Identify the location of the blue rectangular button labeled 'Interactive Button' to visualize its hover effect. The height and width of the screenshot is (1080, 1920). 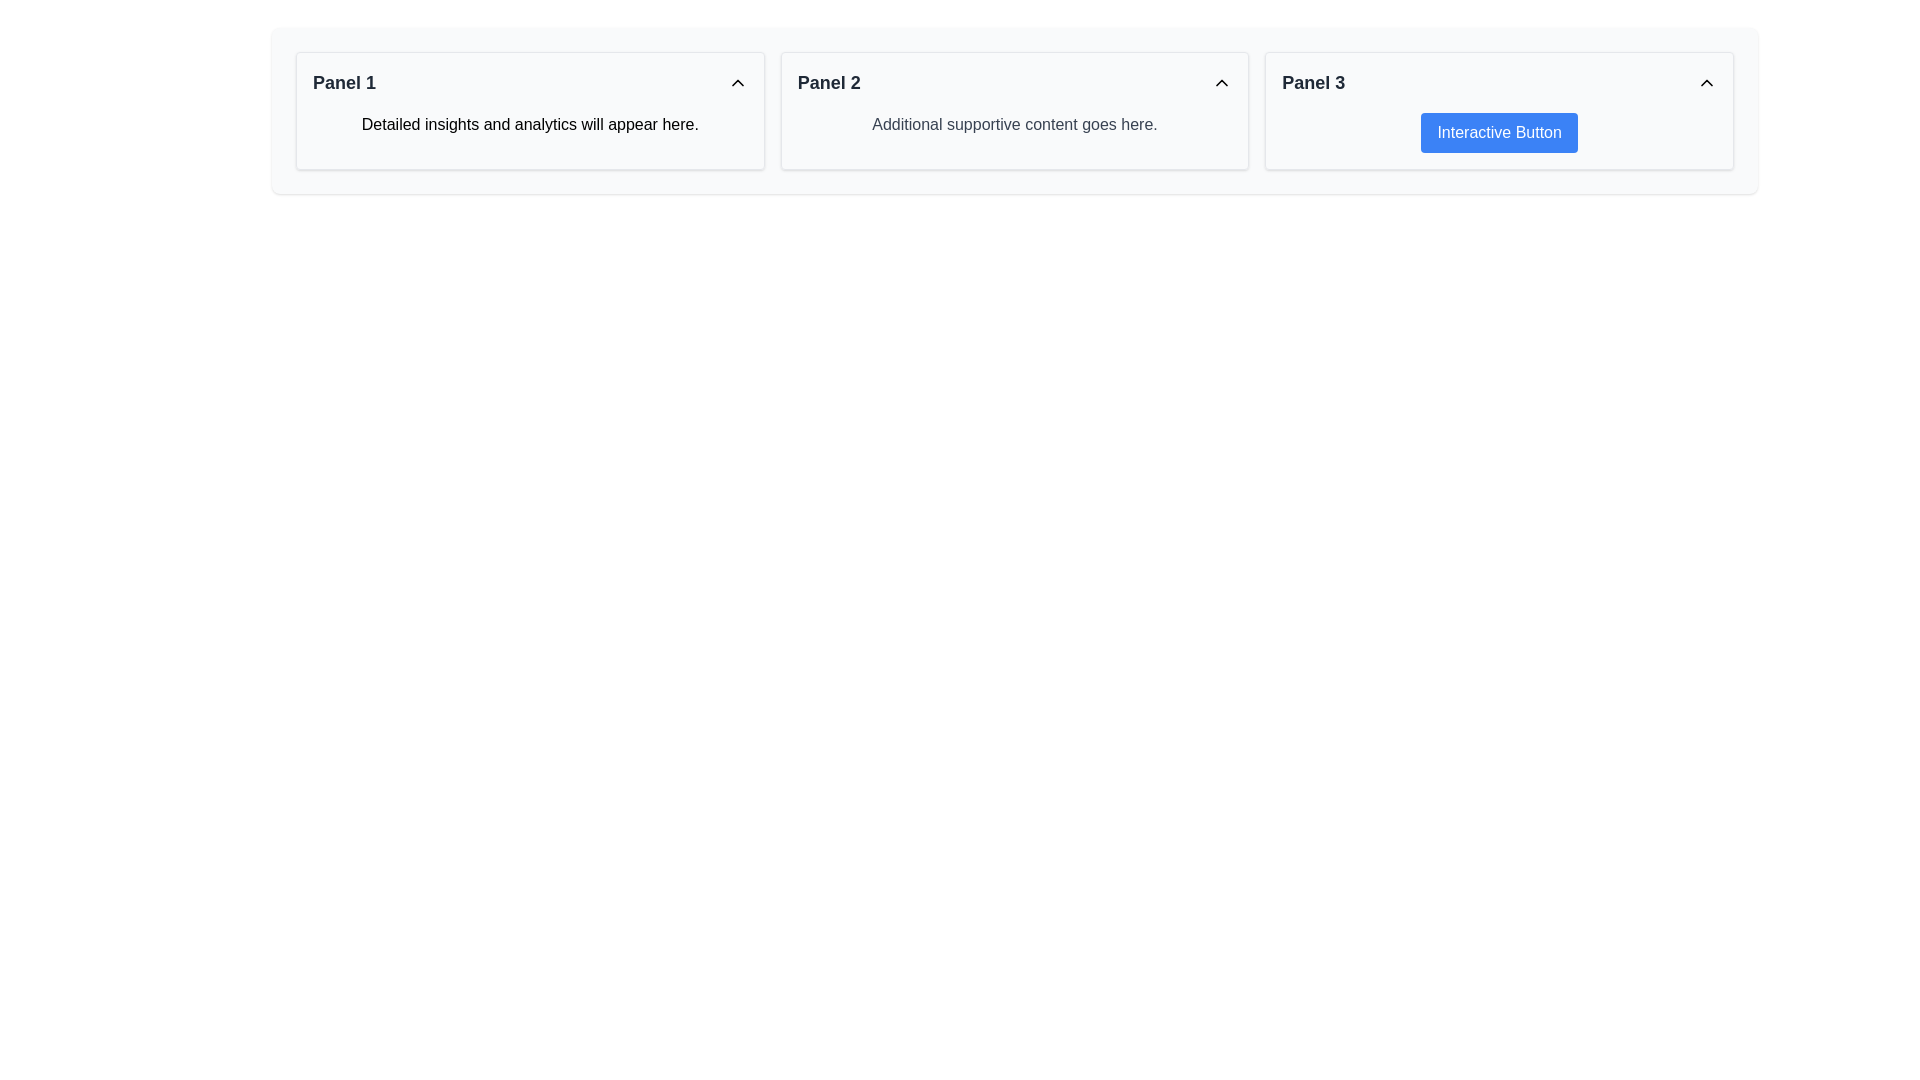
(1499, 132).